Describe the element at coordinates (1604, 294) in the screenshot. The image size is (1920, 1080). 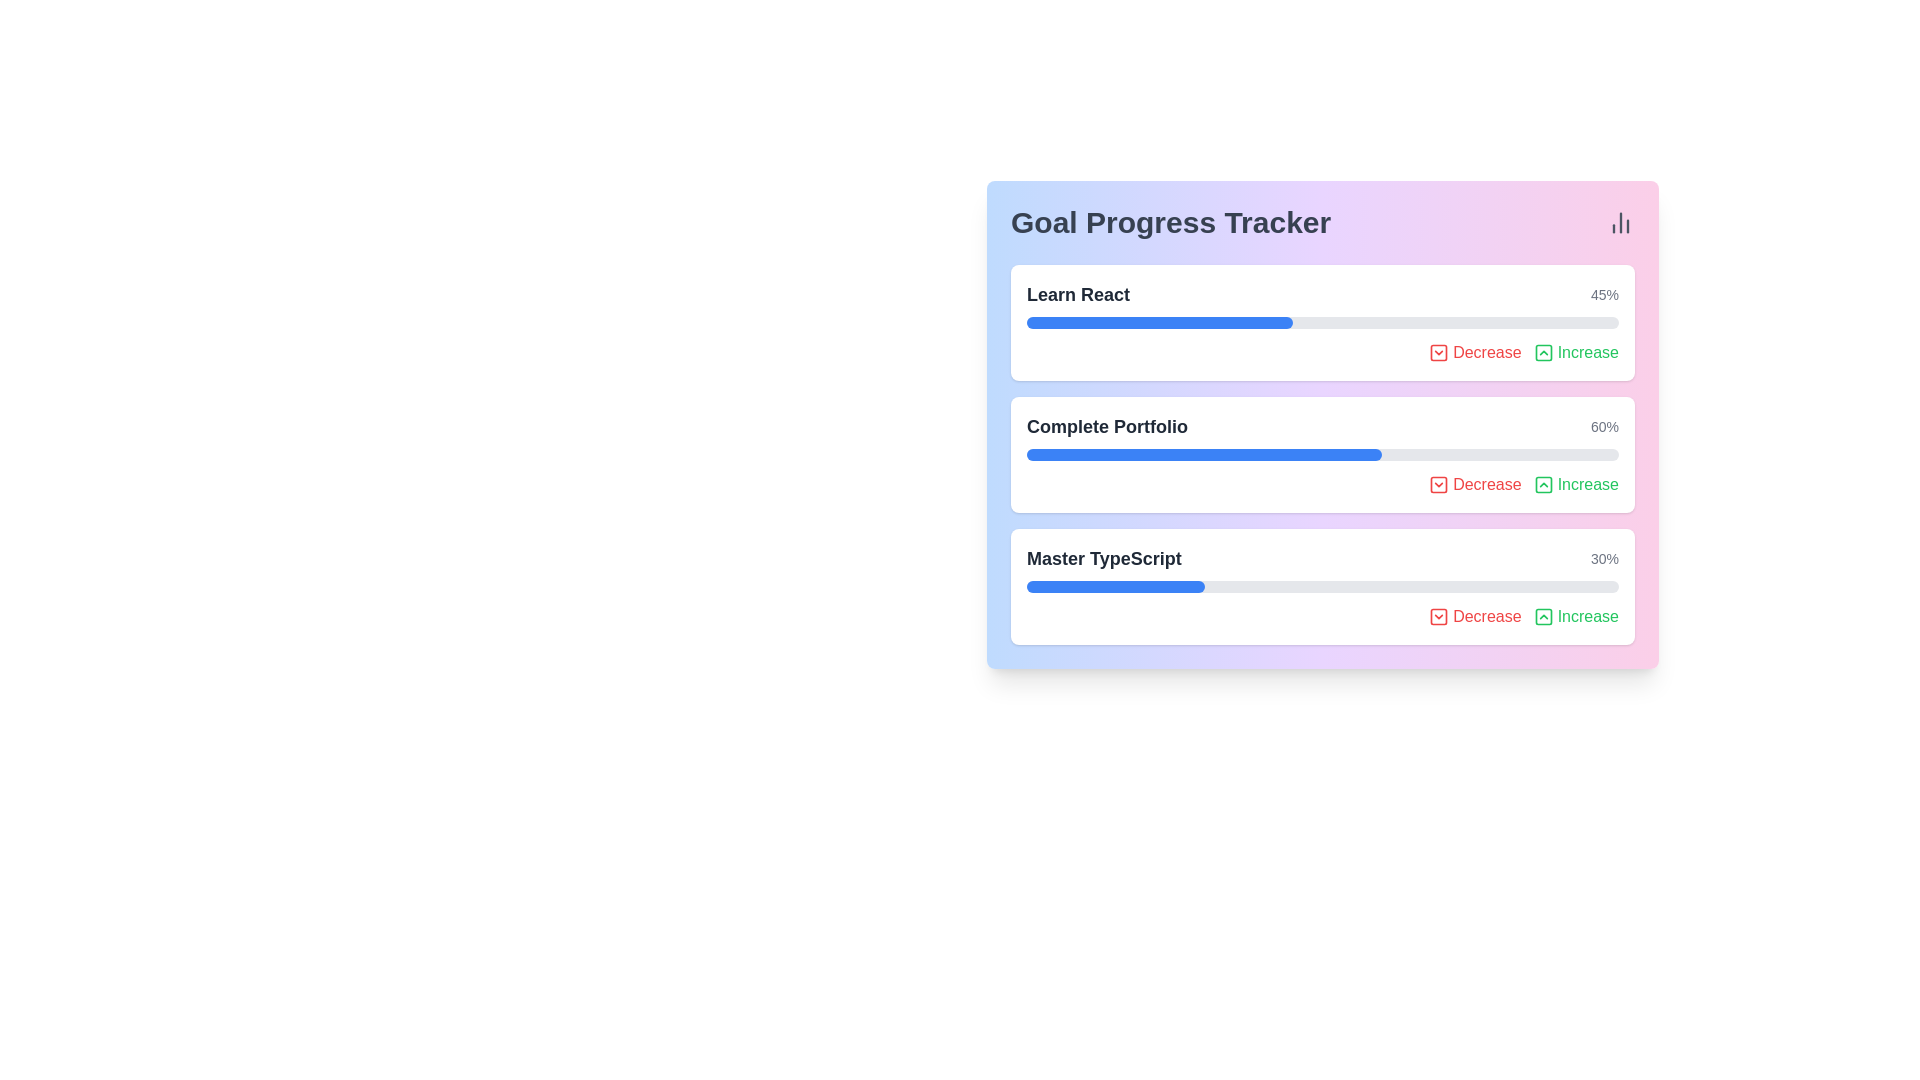
I see `the text label displaying '45%' in gray color, positioned to the right of 'Learn React' in the goal progress tracker interface` at that location.